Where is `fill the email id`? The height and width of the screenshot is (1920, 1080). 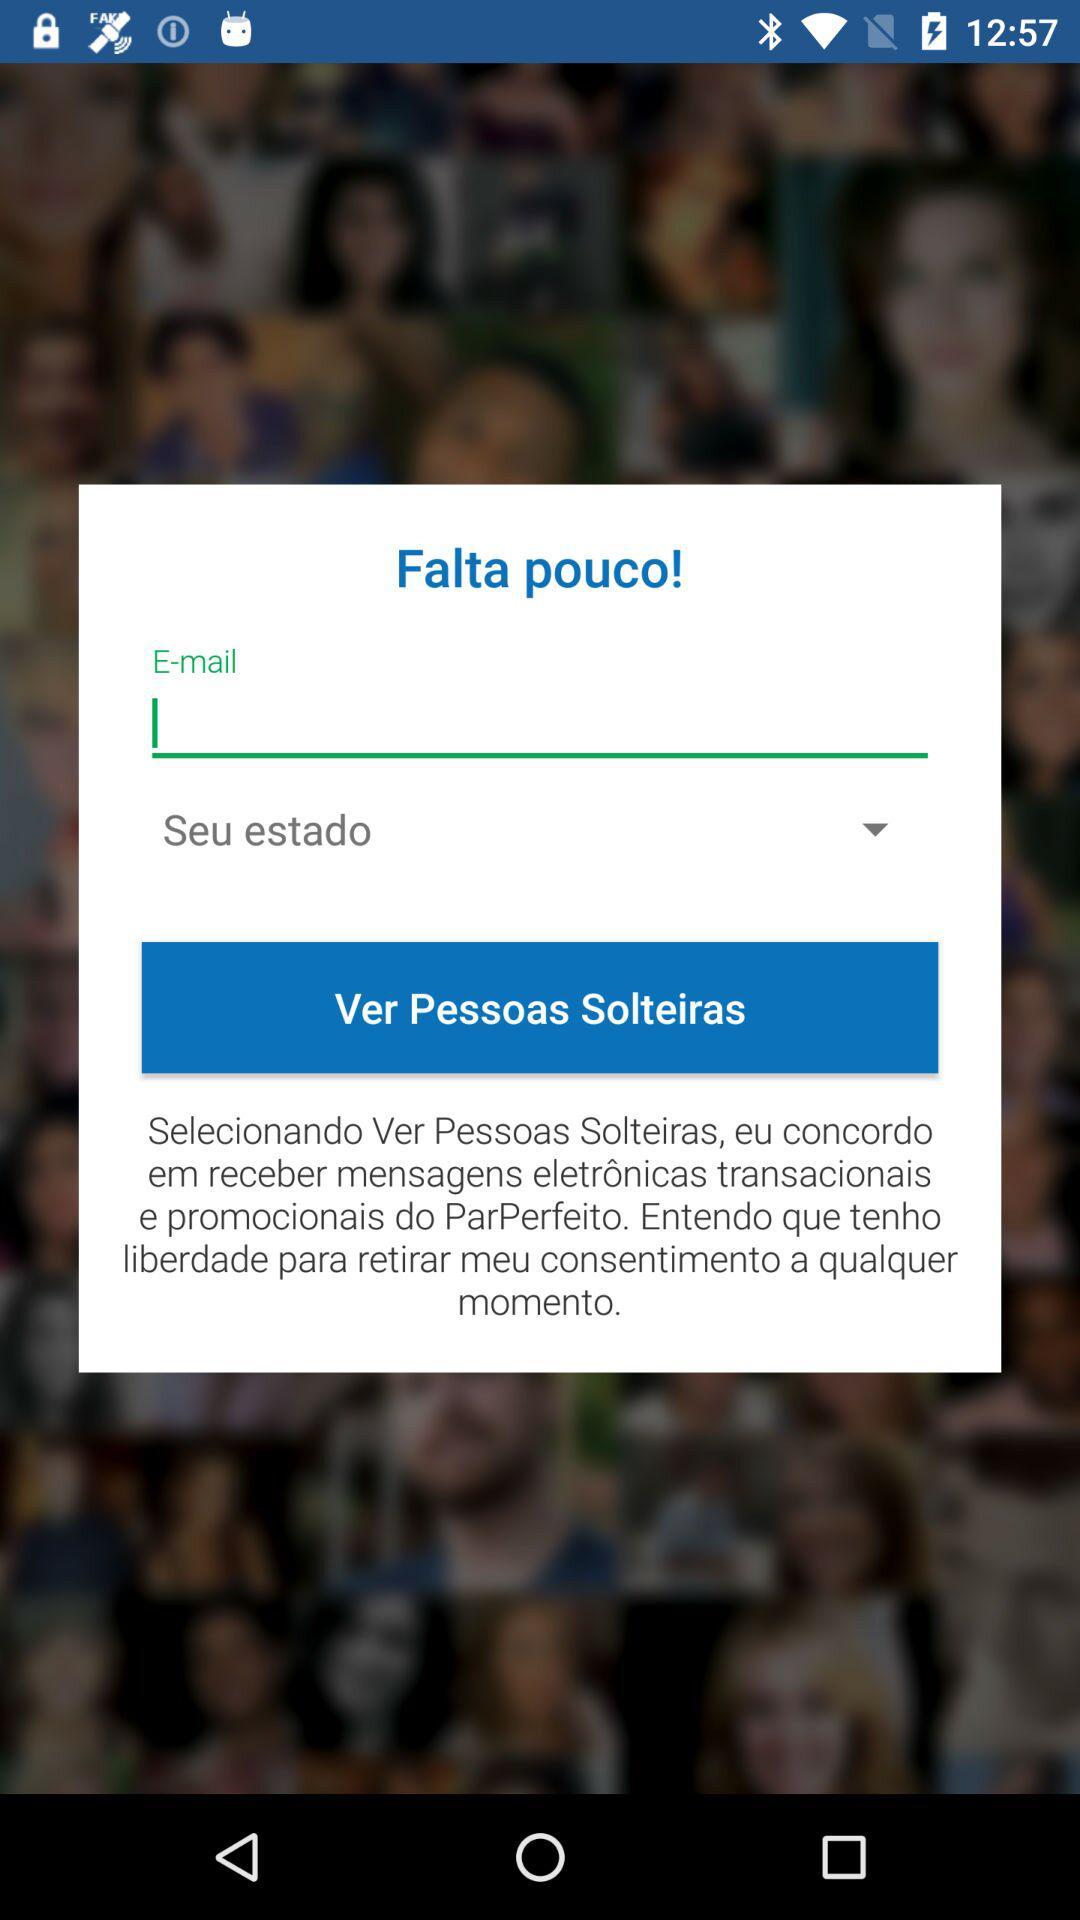 fill the email id is located at coordinates (540, 723).